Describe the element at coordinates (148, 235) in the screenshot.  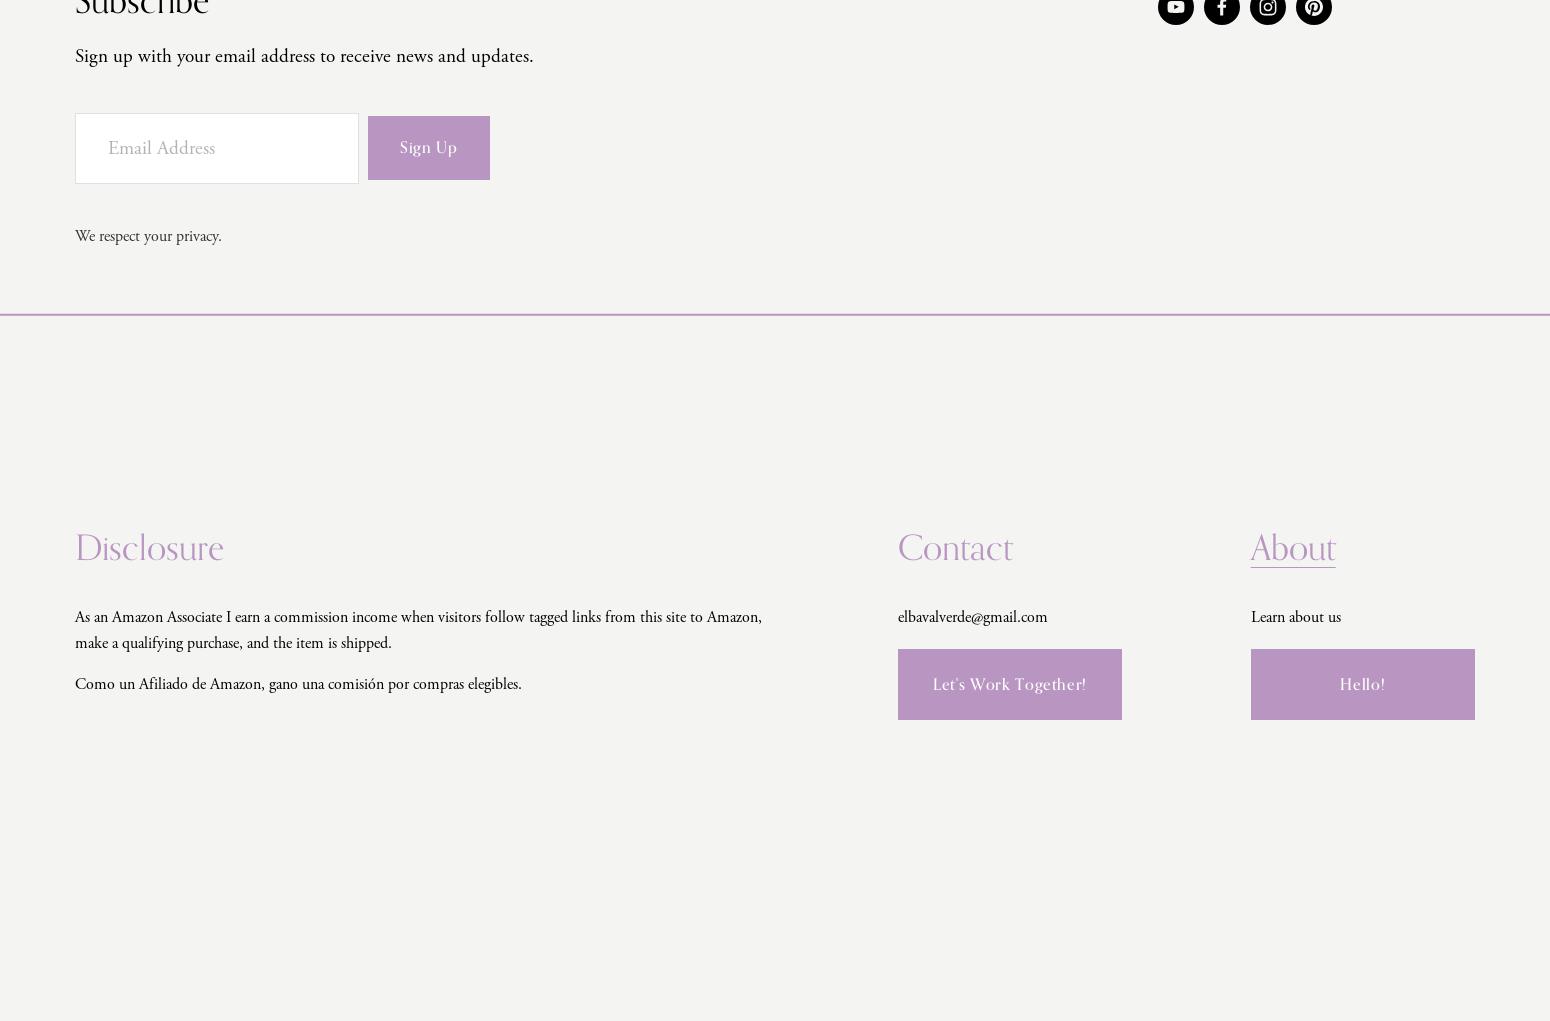
I see `'We respect your privacy.'` at that location.